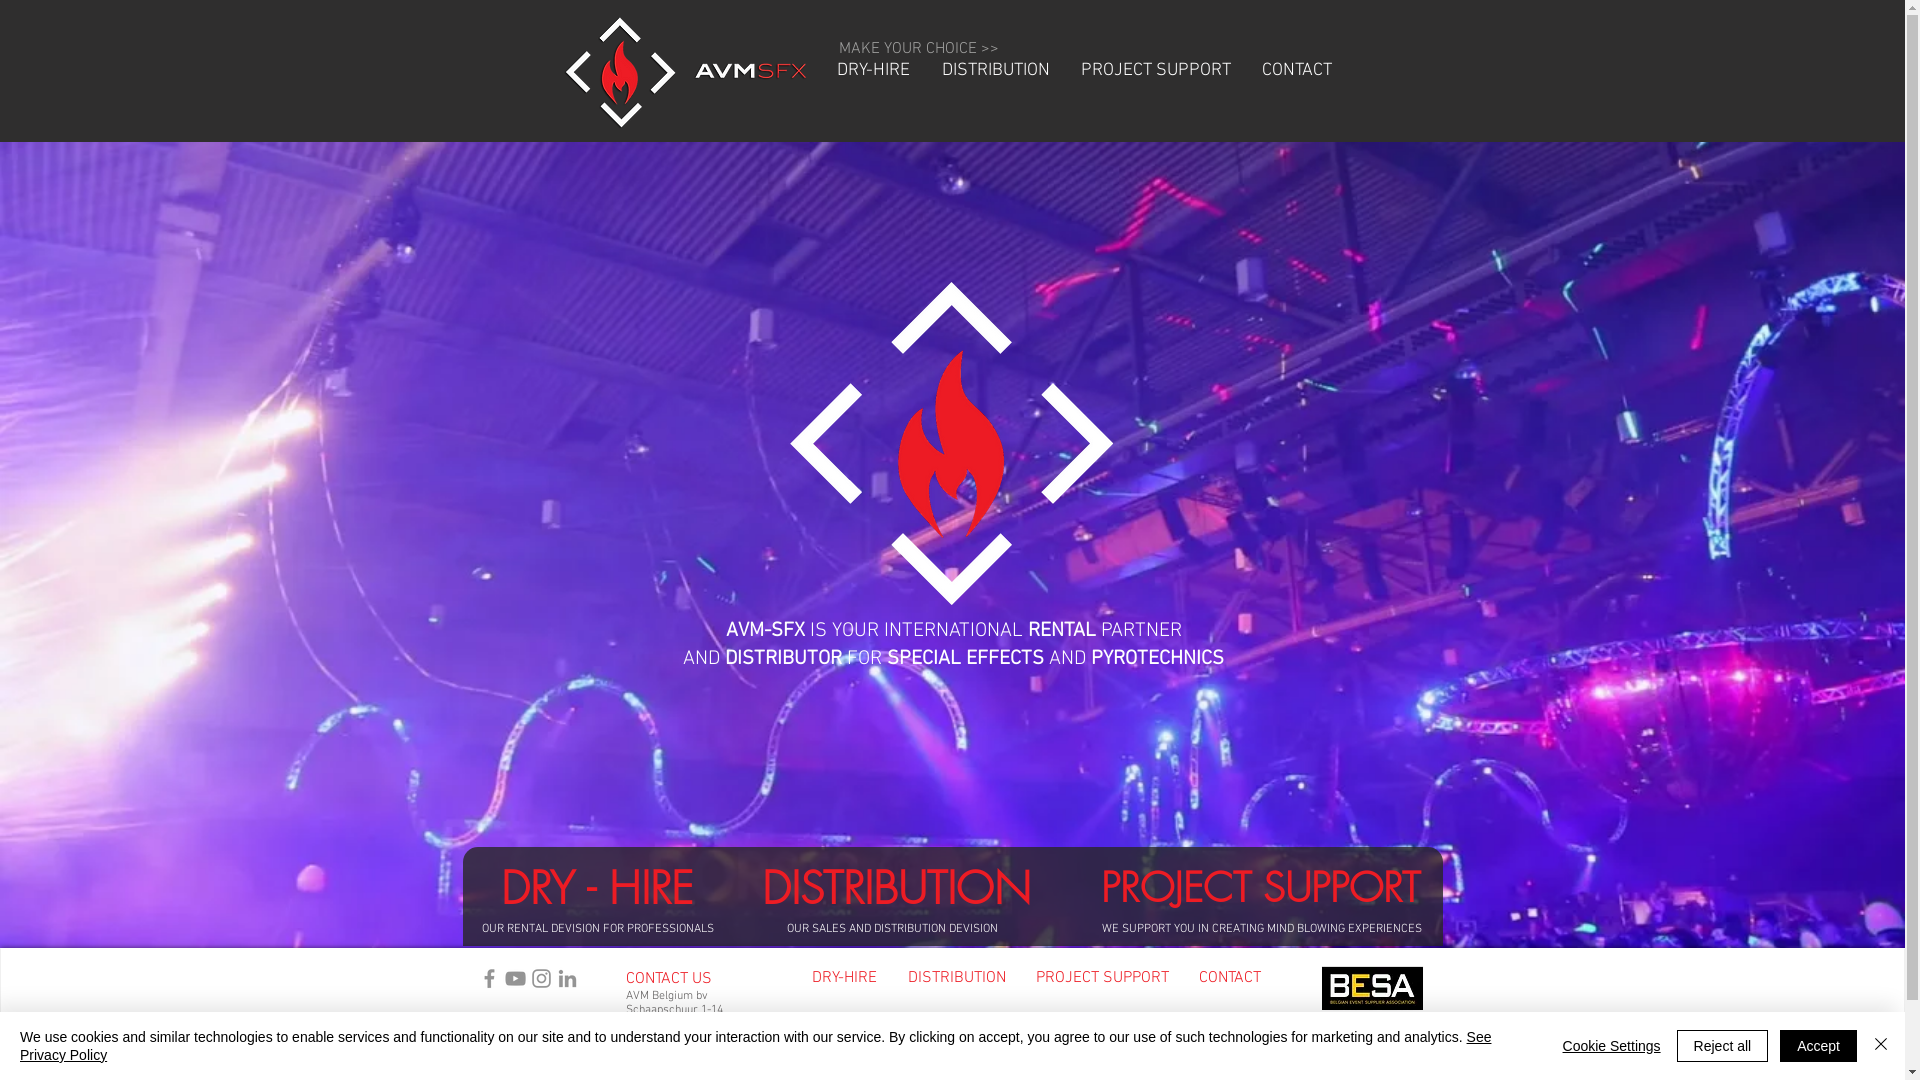 This screenshot has width=1920, height=1080. What do you see at coordinates (820, 69) in the screenshot?
I see `'DRY-HIRE'` at bounding box center [820, 69].